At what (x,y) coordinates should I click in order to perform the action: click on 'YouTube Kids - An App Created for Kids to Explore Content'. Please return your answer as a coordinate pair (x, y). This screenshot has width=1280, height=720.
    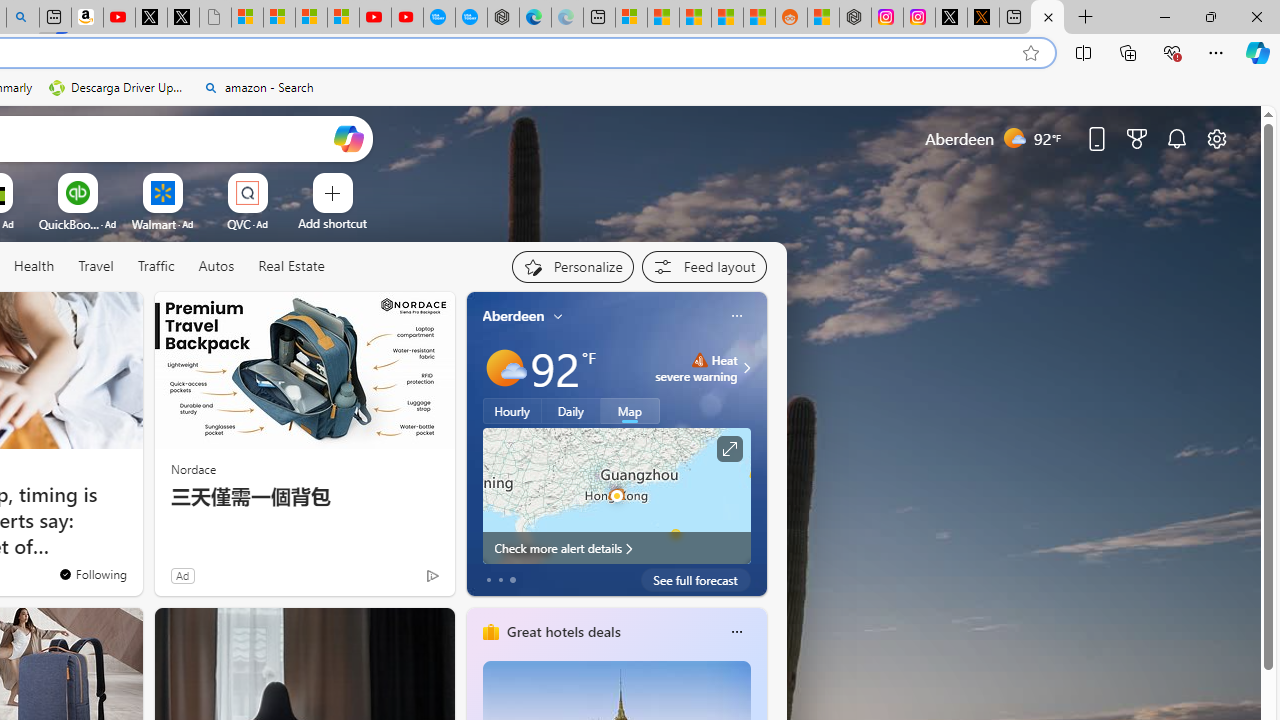
    Looking at the image, I should click on (406, 17).